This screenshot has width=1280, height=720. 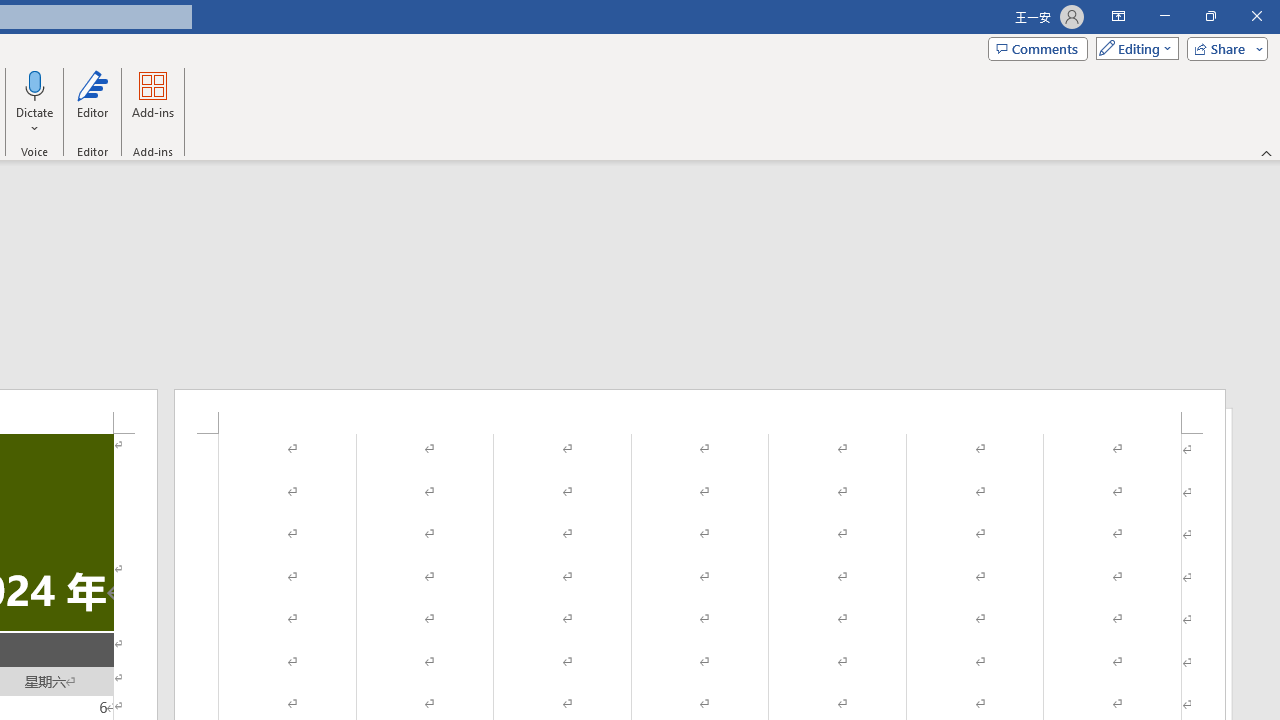 What do you see at coordinates (1117, 16) in the screenshot?
I see `'Ribbon Display Options'` at bounding box center [1117, 16].